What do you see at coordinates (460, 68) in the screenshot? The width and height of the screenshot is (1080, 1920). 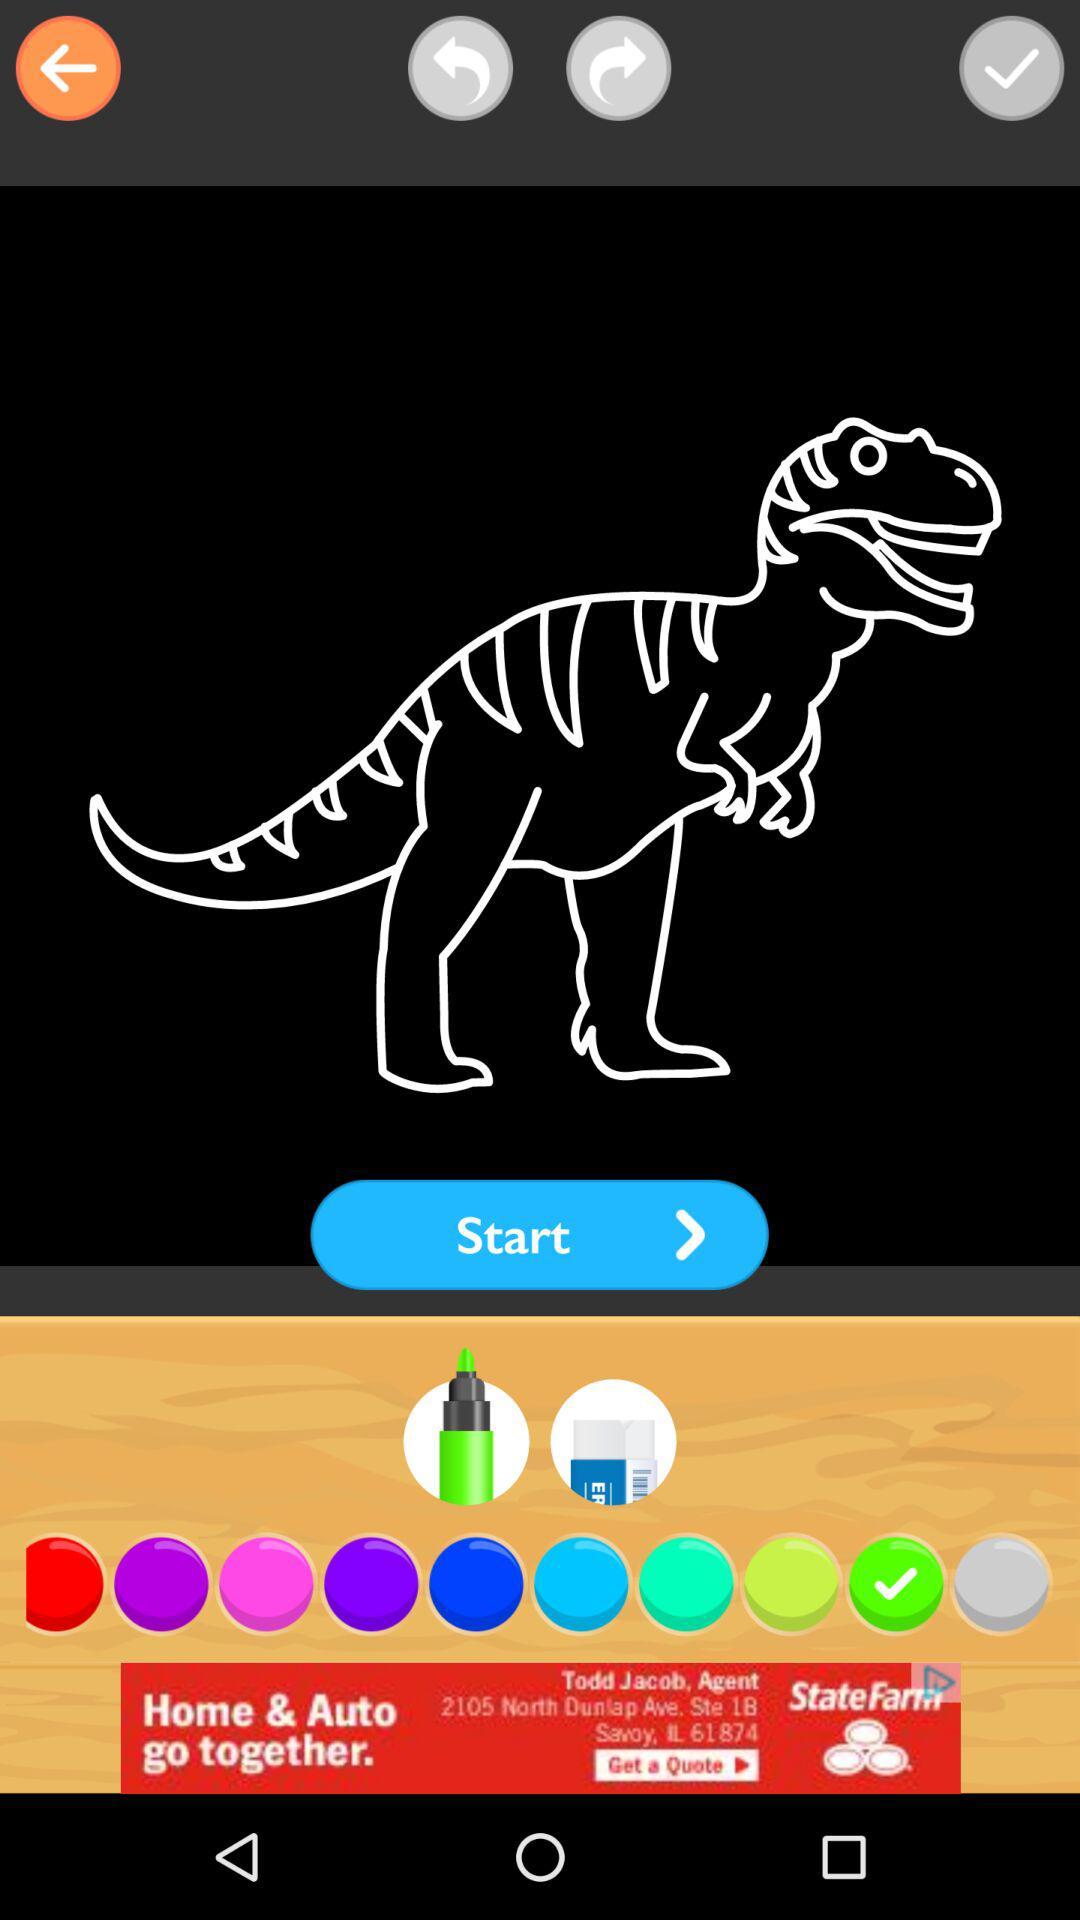 I see `go previous` at bounding box center [460, 68].